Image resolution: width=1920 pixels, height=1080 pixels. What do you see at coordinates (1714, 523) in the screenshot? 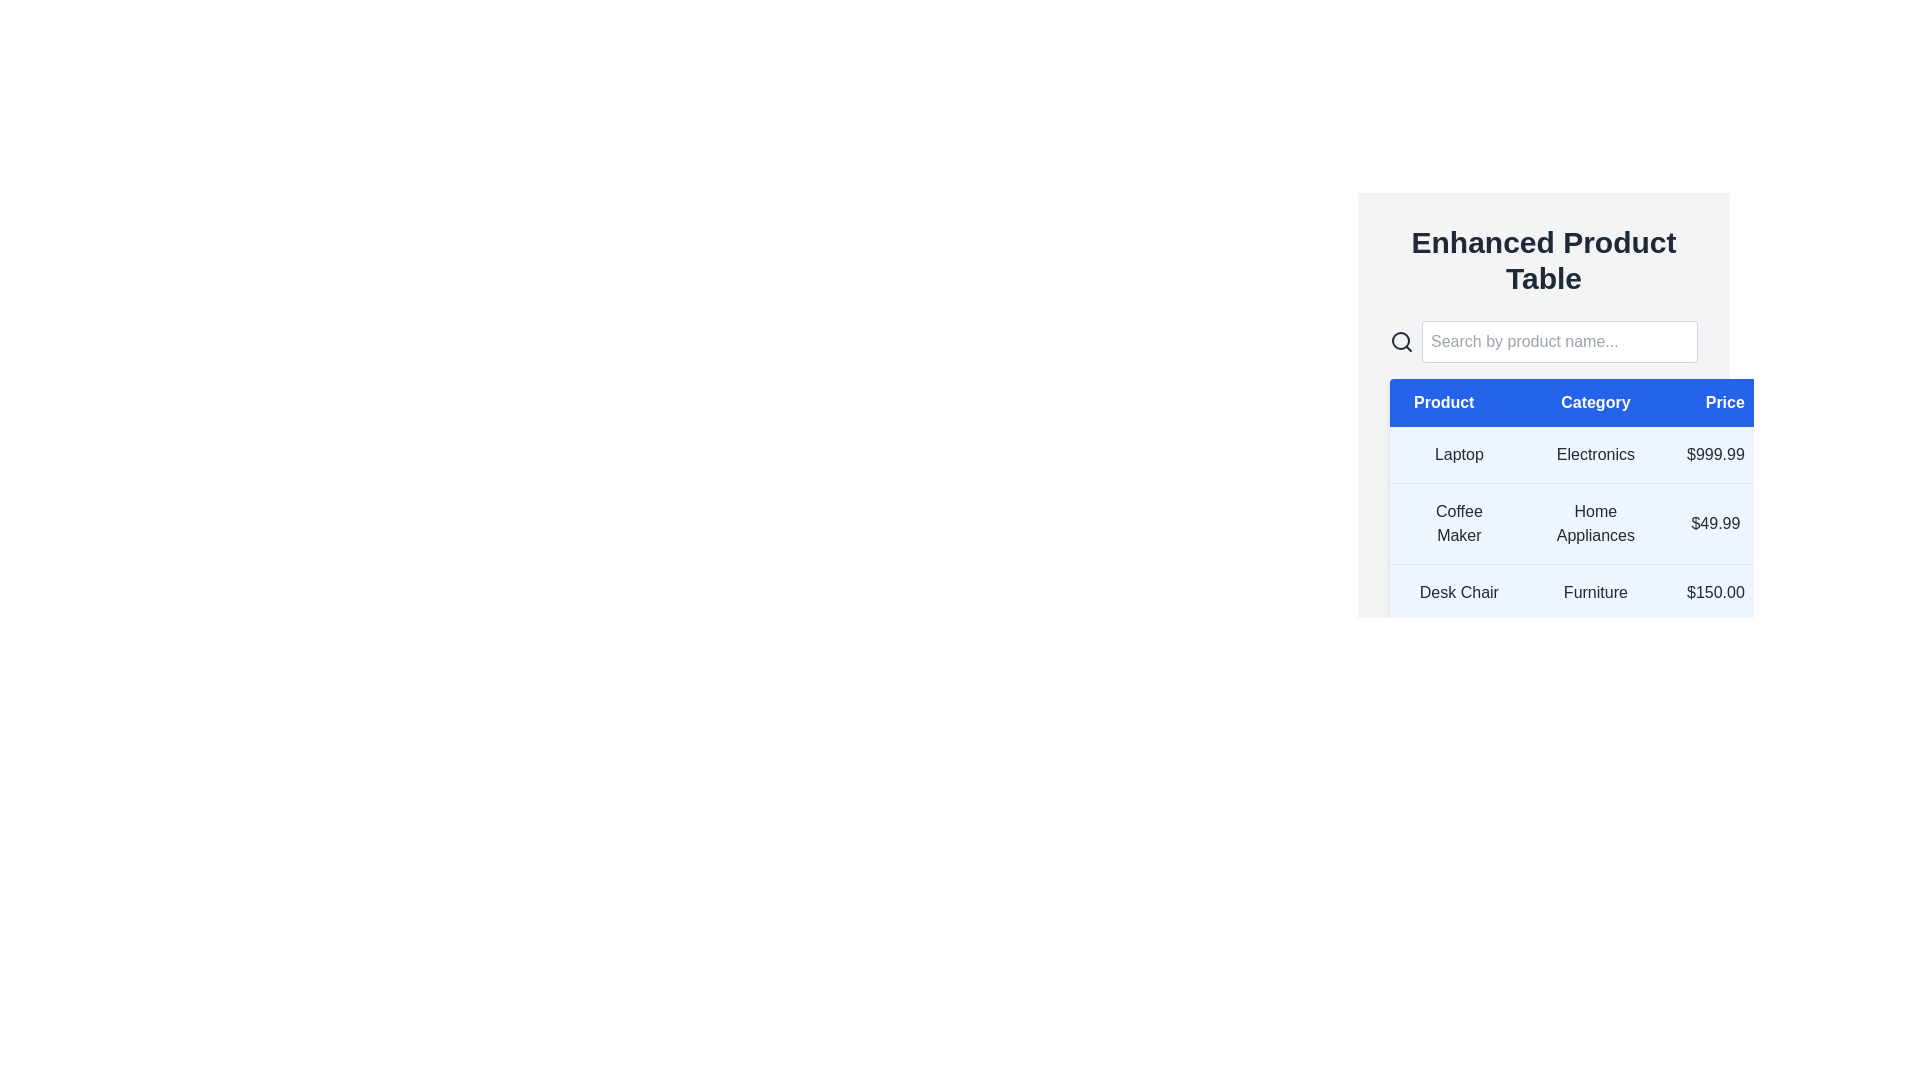
I see `the table cell displaying the price of the product 'Coffee Maker', located in the third column of its row` at bounding box center [1714, 523].